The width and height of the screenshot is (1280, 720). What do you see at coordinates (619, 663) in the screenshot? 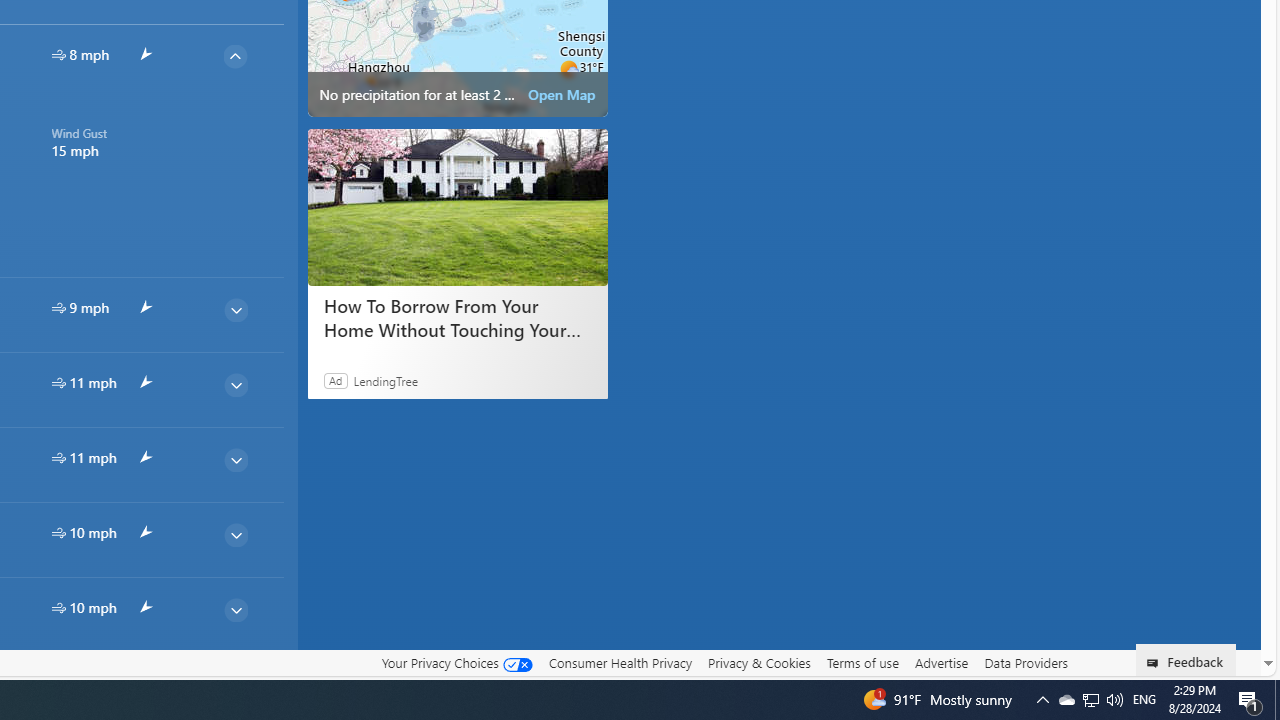
I see `'Consumer Health Privacy'` at bounding box center [619, 663].